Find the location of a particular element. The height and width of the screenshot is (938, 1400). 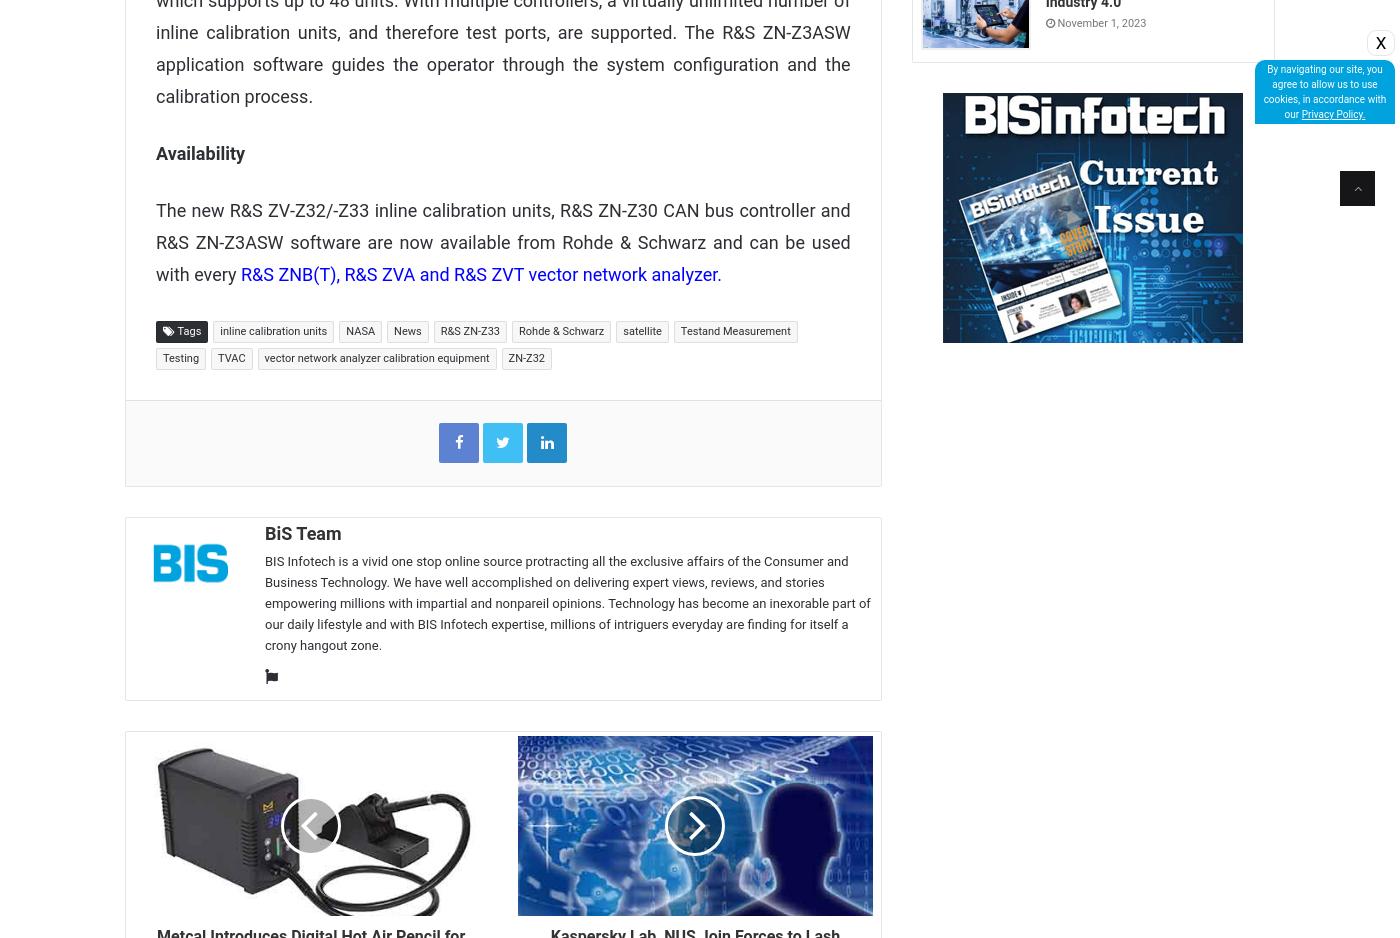

'BIS Infotech is a vivid one stop online source protracting all the exclusive affairs of the Consumer and Business Technology. We have well accomplished on delivering expert views, reviews, and stories empowering millions with impartial and nonpareil opinions. Technology has become an inexorable part of our daily lifestyle and with BIS Infotech expertise, millions of intriguers everyday are finding for itself a crony hangout zone.' is located at coordinates (567, 601).